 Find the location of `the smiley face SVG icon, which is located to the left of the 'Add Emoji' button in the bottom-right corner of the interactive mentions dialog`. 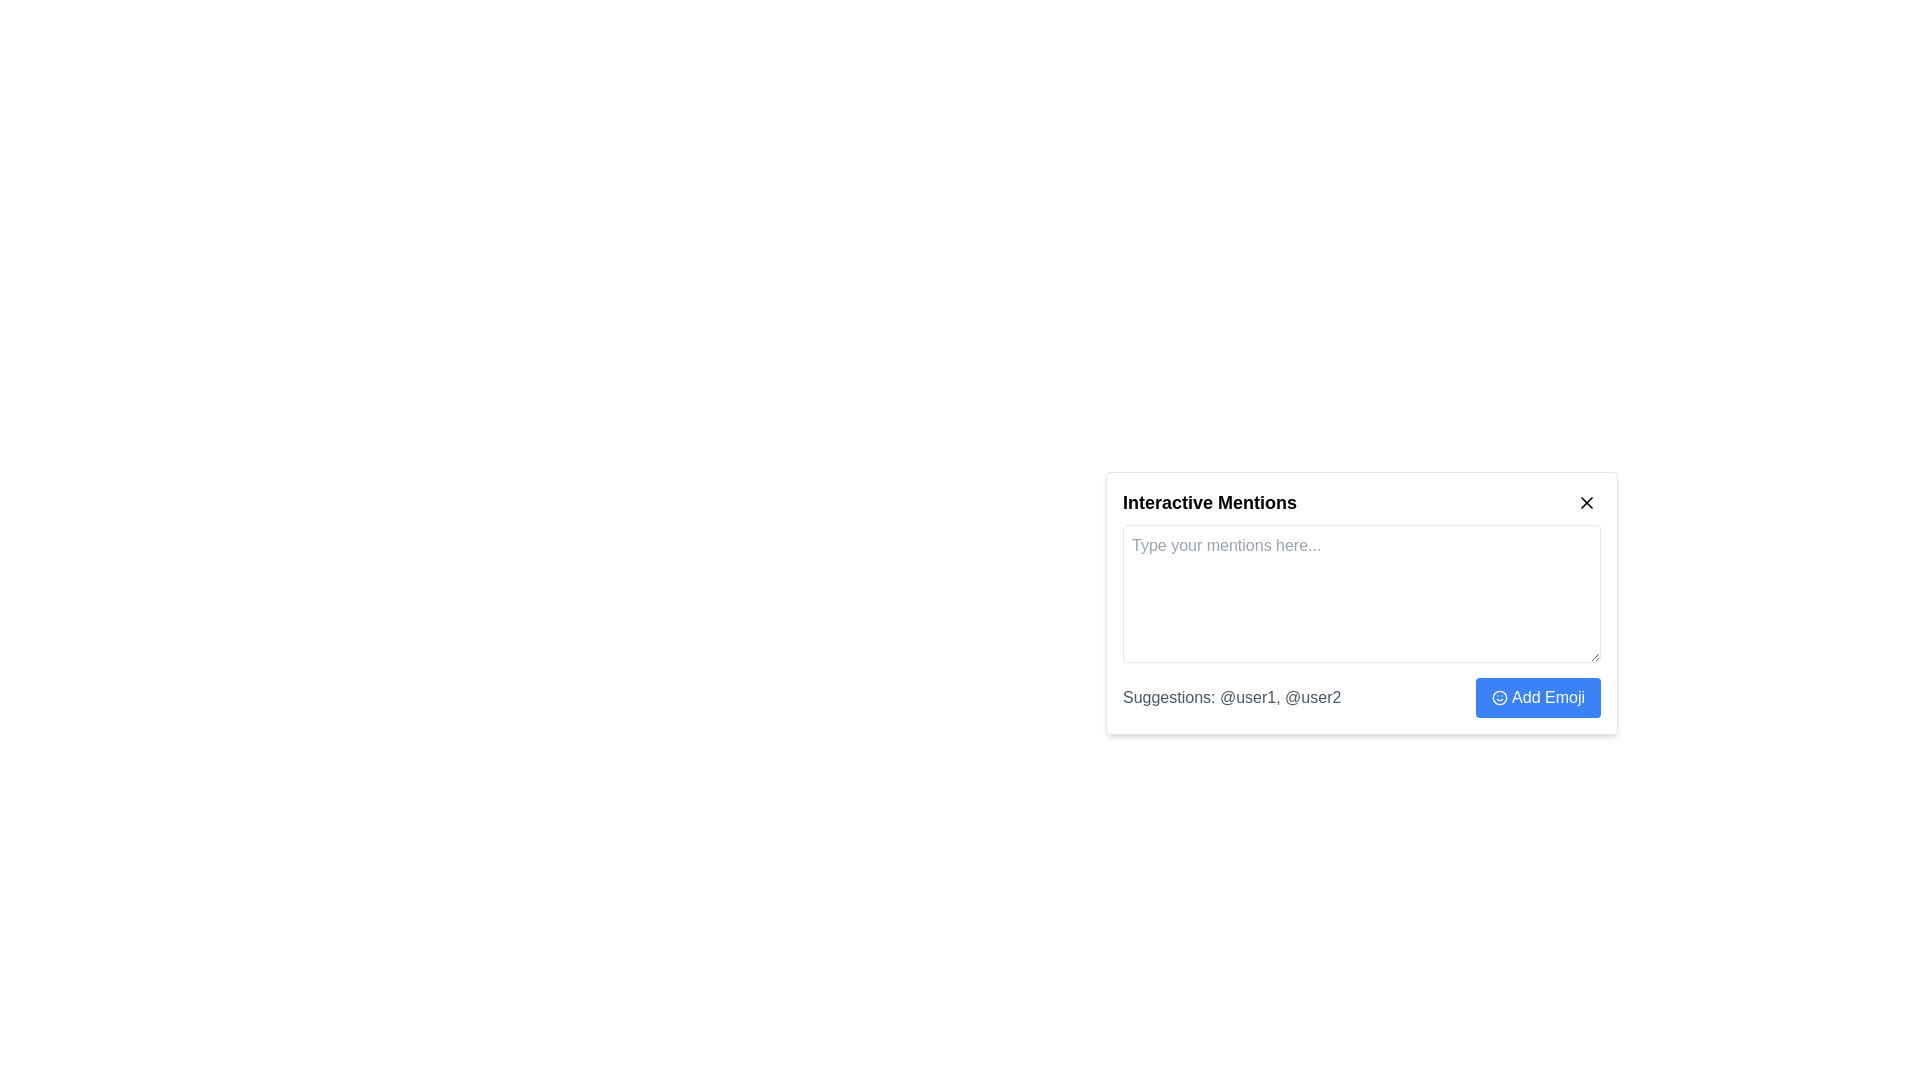

the smiley face SVG icon, which is located to the left of the 'Add Emoji' button in the bottom-right corner of the interactive mentions dialog is located at coordinates (1500, 697).